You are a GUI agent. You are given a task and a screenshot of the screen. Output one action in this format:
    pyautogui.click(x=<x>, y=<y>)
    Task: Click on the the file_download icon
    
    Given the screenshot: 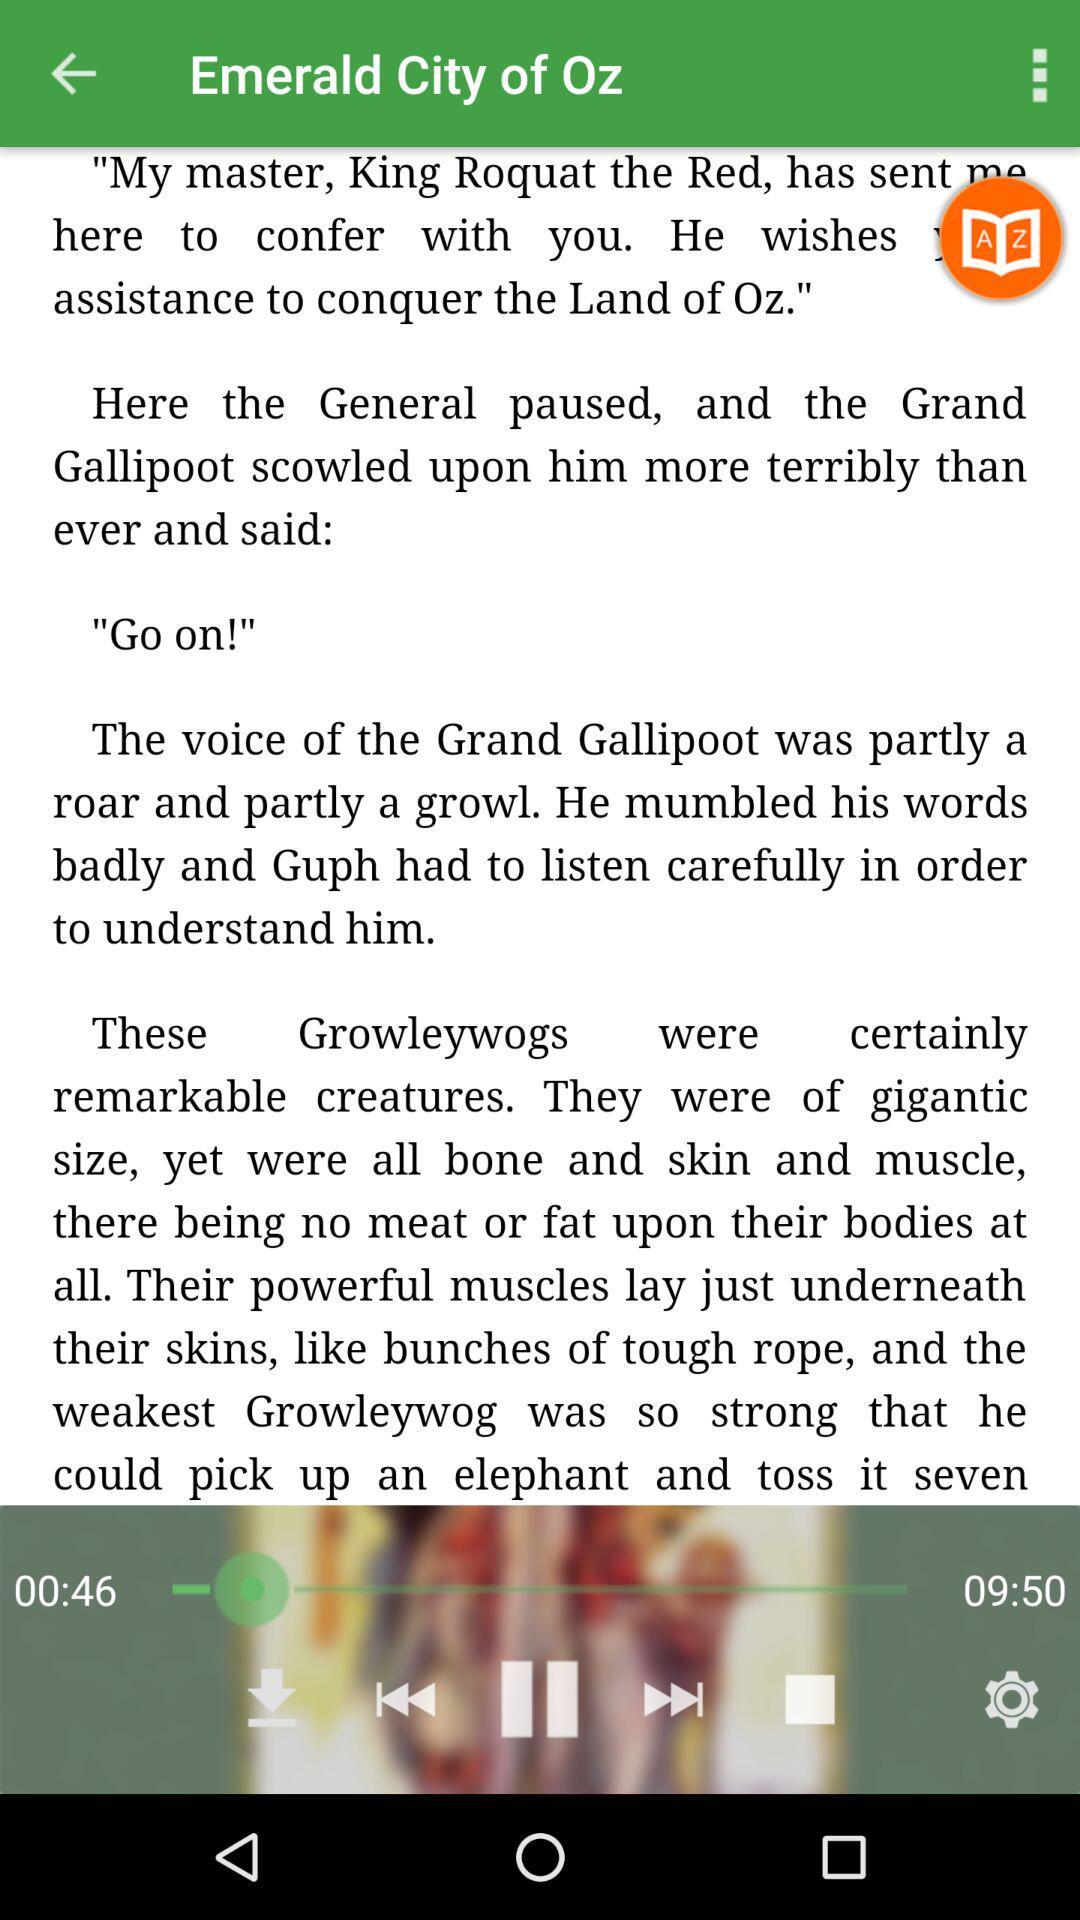 What is the action you would take?
    pyautogui.click(x=271, y=1698)
    